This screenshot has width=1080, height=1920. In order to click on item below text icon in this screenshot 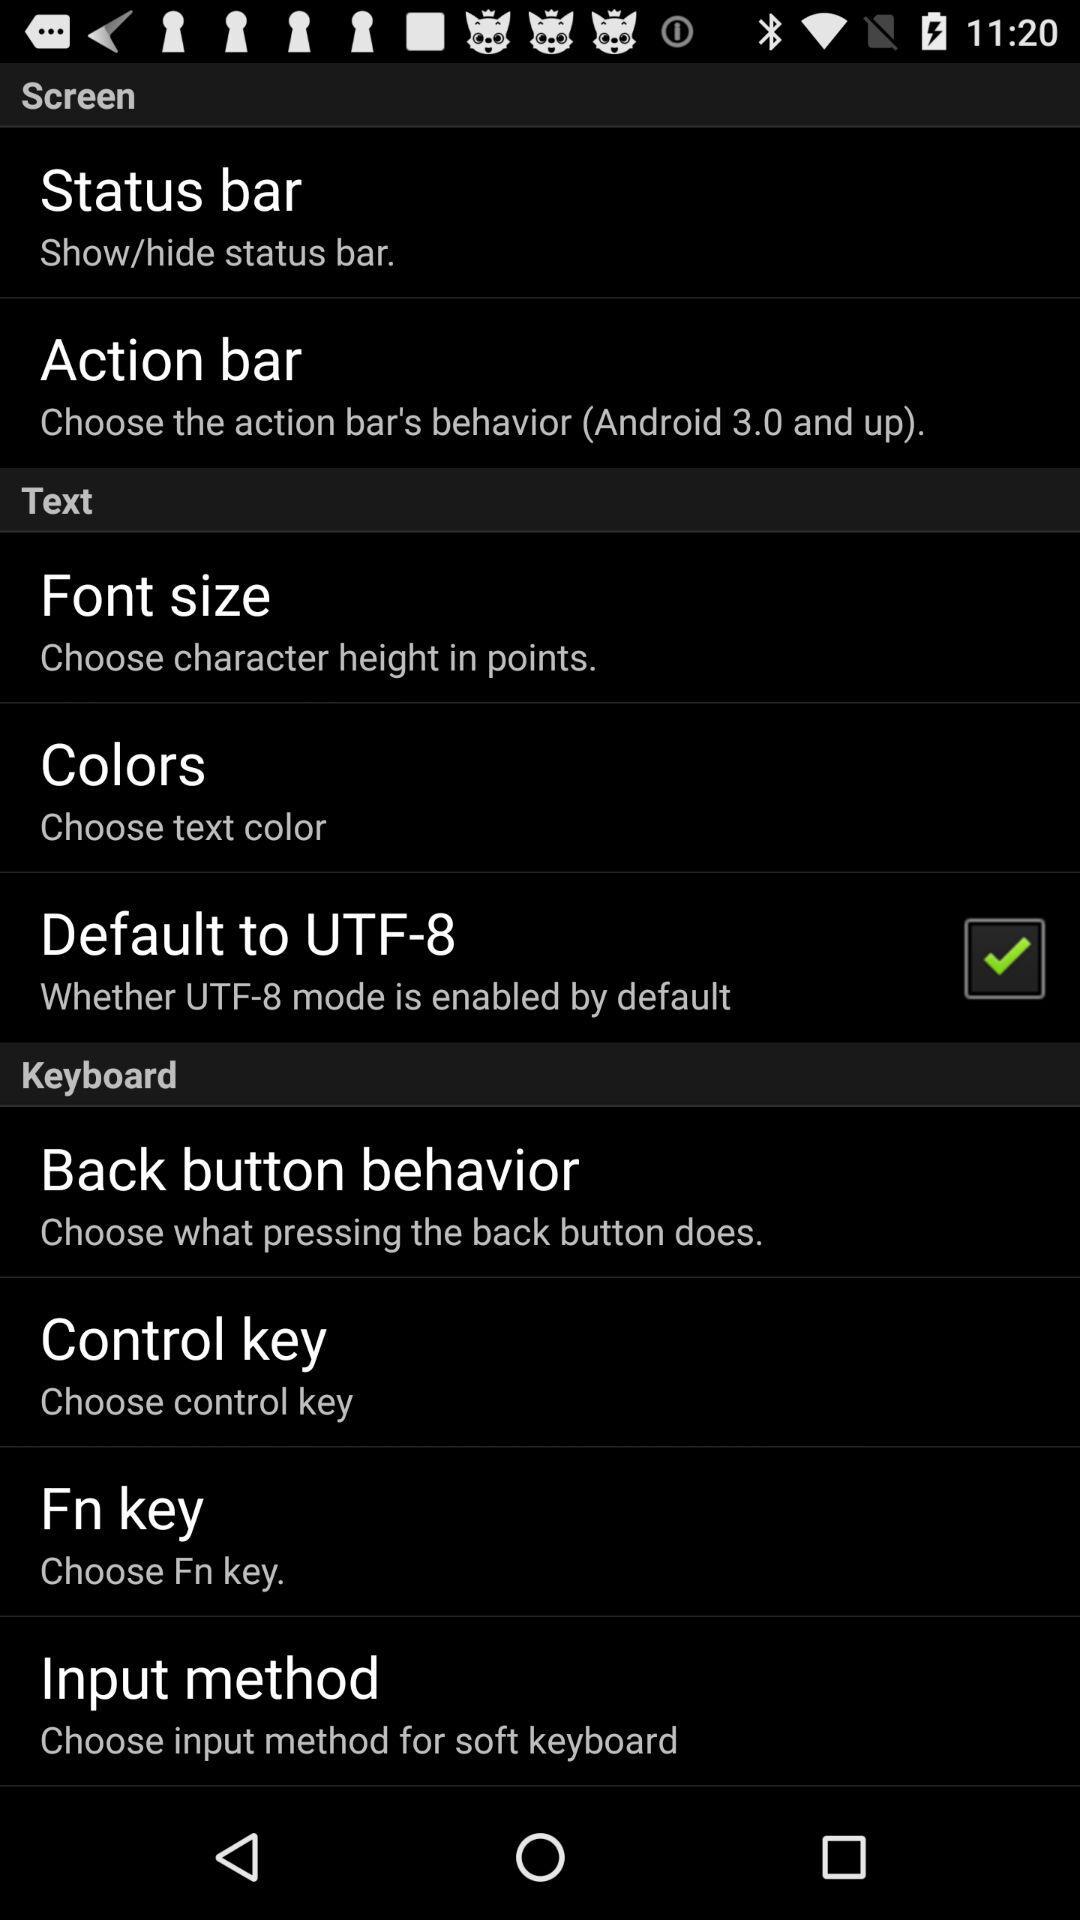, I will do `click(1003, 955)`.